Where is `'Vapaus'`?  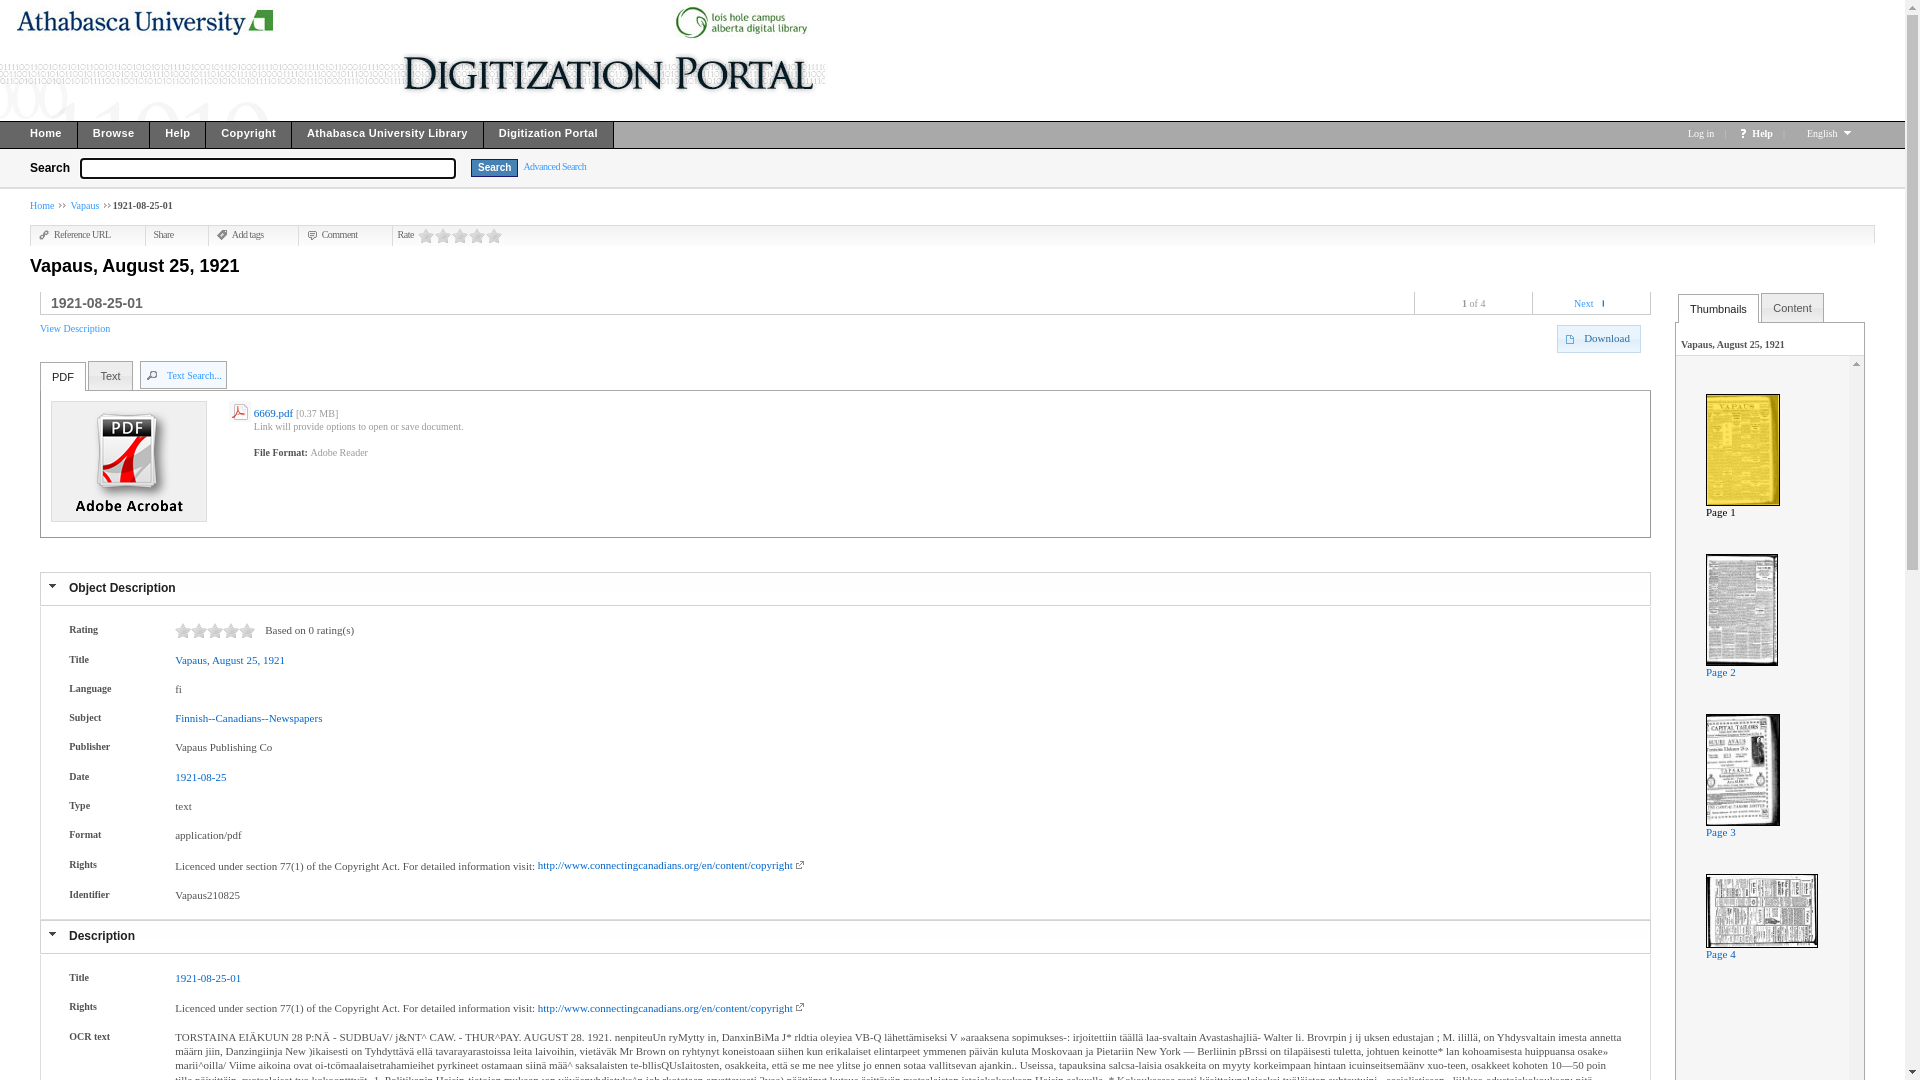 'Vapaus' is located at coordinates (83, 205).